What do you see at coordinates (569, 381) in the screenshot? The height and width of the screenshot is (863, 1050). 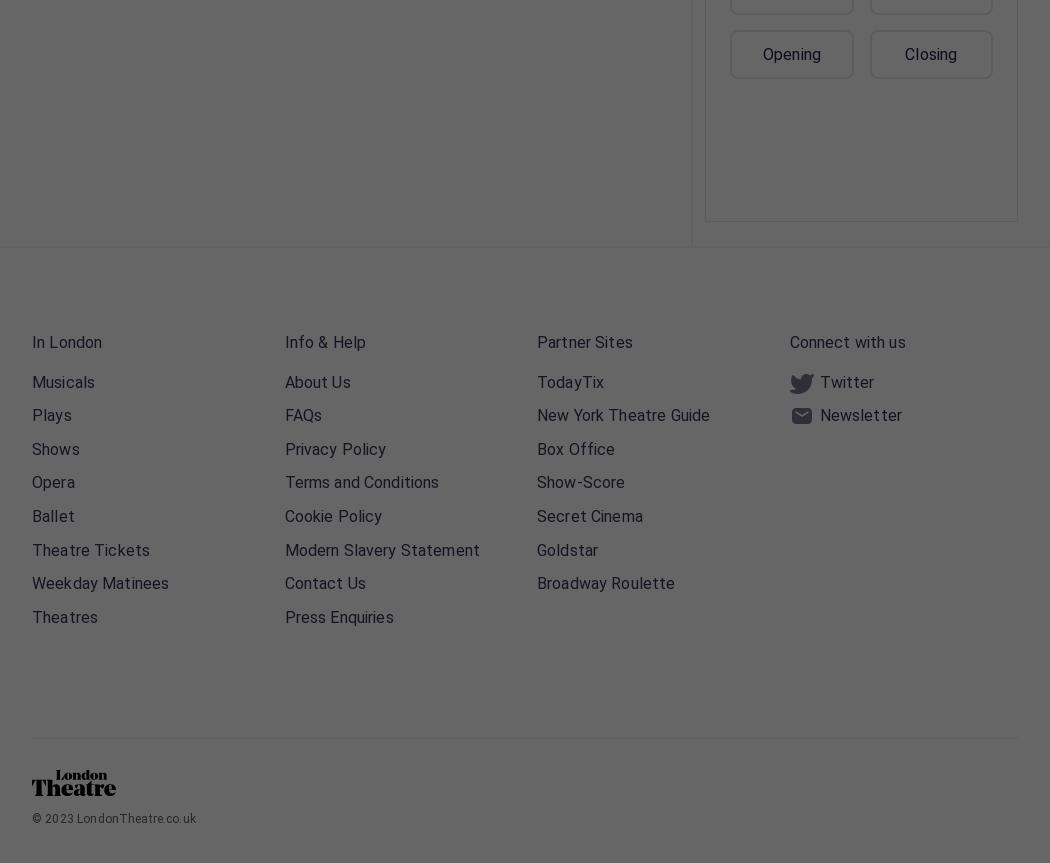 I see `'TodayTix'` at bounding box center [569, 381].